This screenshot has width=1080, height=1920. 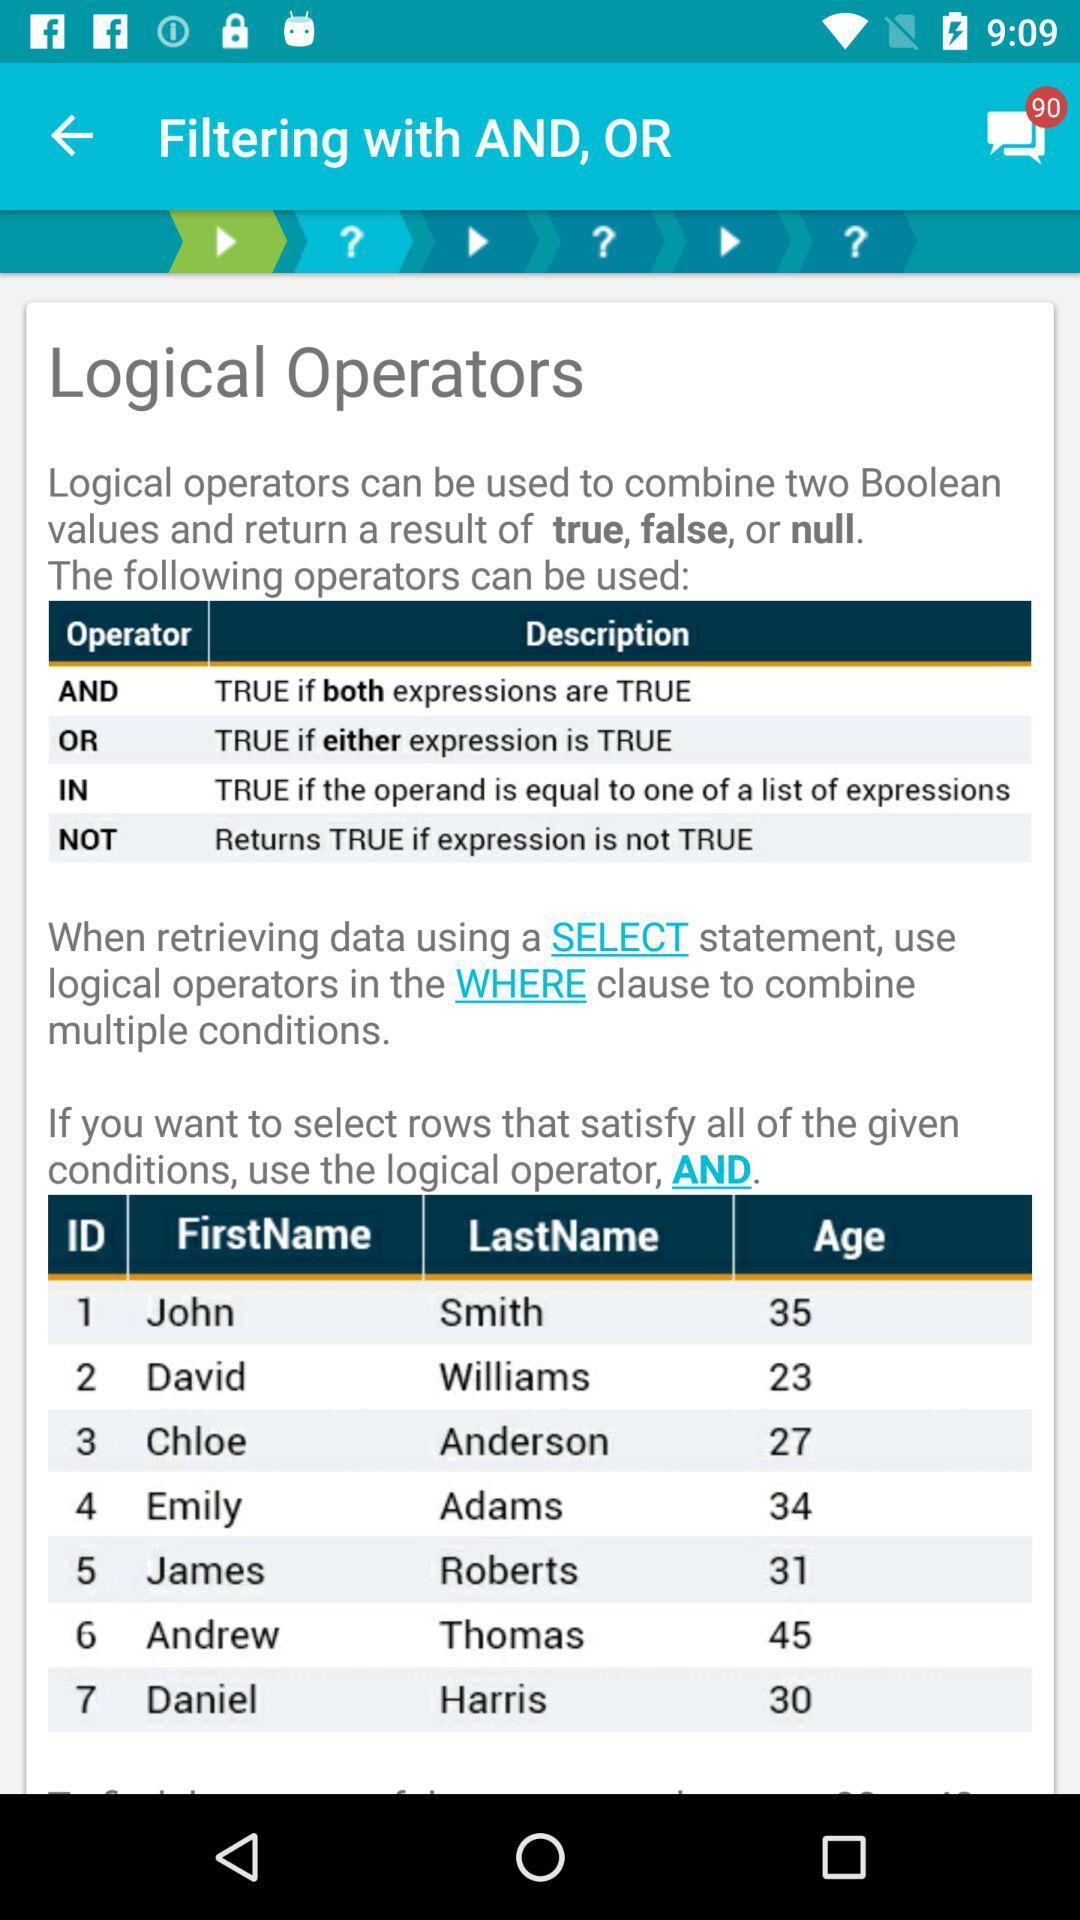 I want to click on help, so click(x=855, y=240).